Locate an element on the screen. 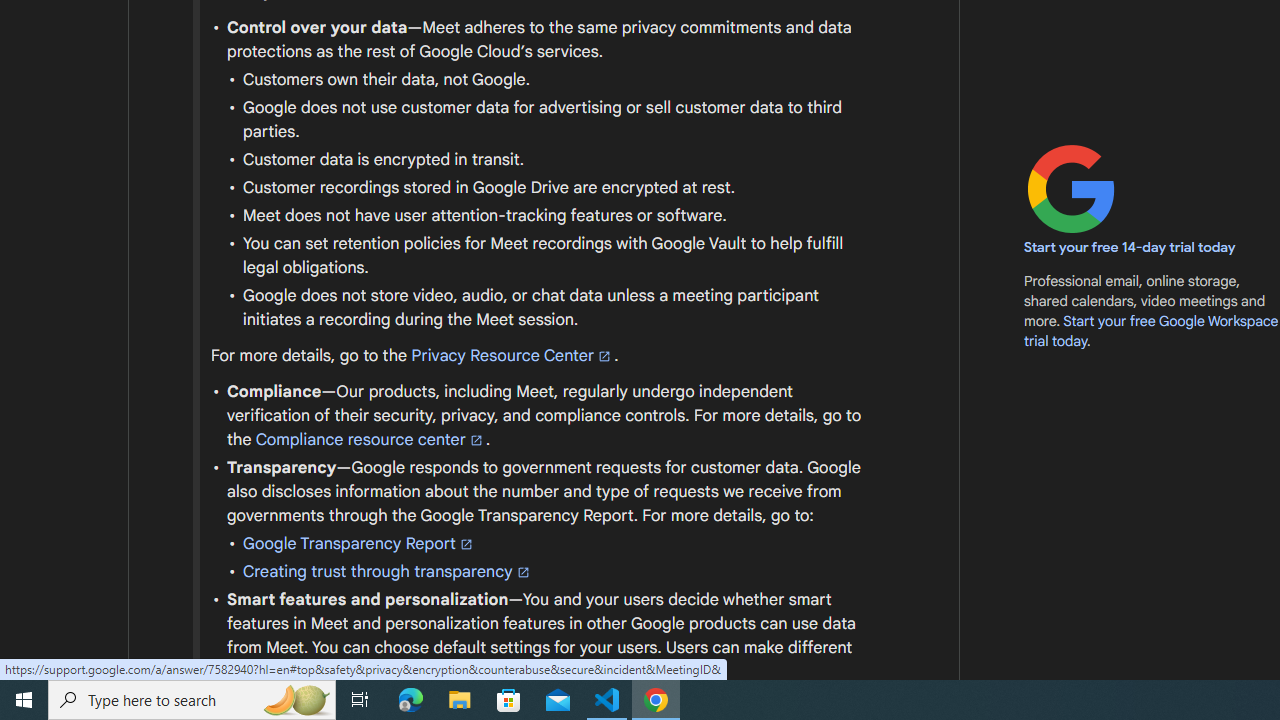 The width and height of the screenshot is (1280, 720). 'Start your free 14-day trial today' is located at coordinates (1130, 246).